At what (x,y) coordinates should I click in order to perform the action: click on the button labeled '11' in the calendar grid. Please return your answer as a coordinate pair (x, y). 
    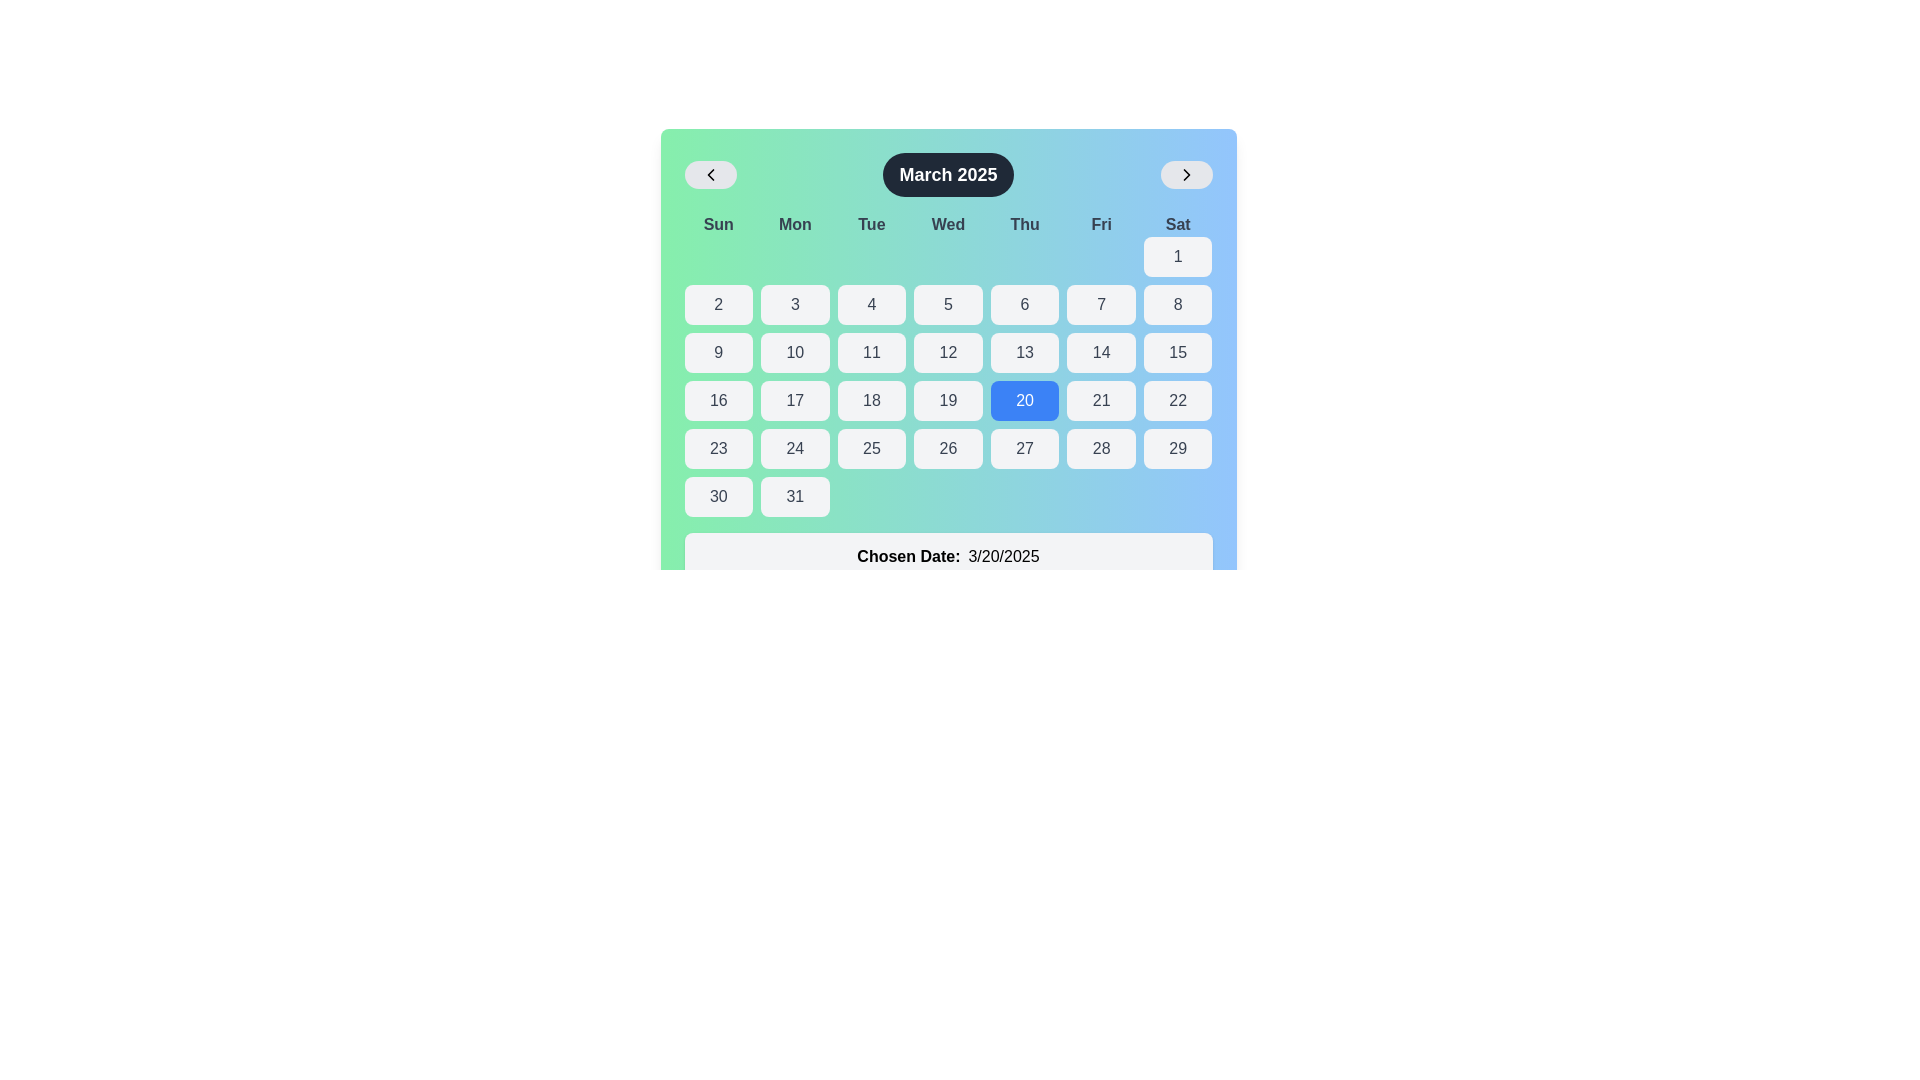
    Looking at the image, I should click on (871, 352).